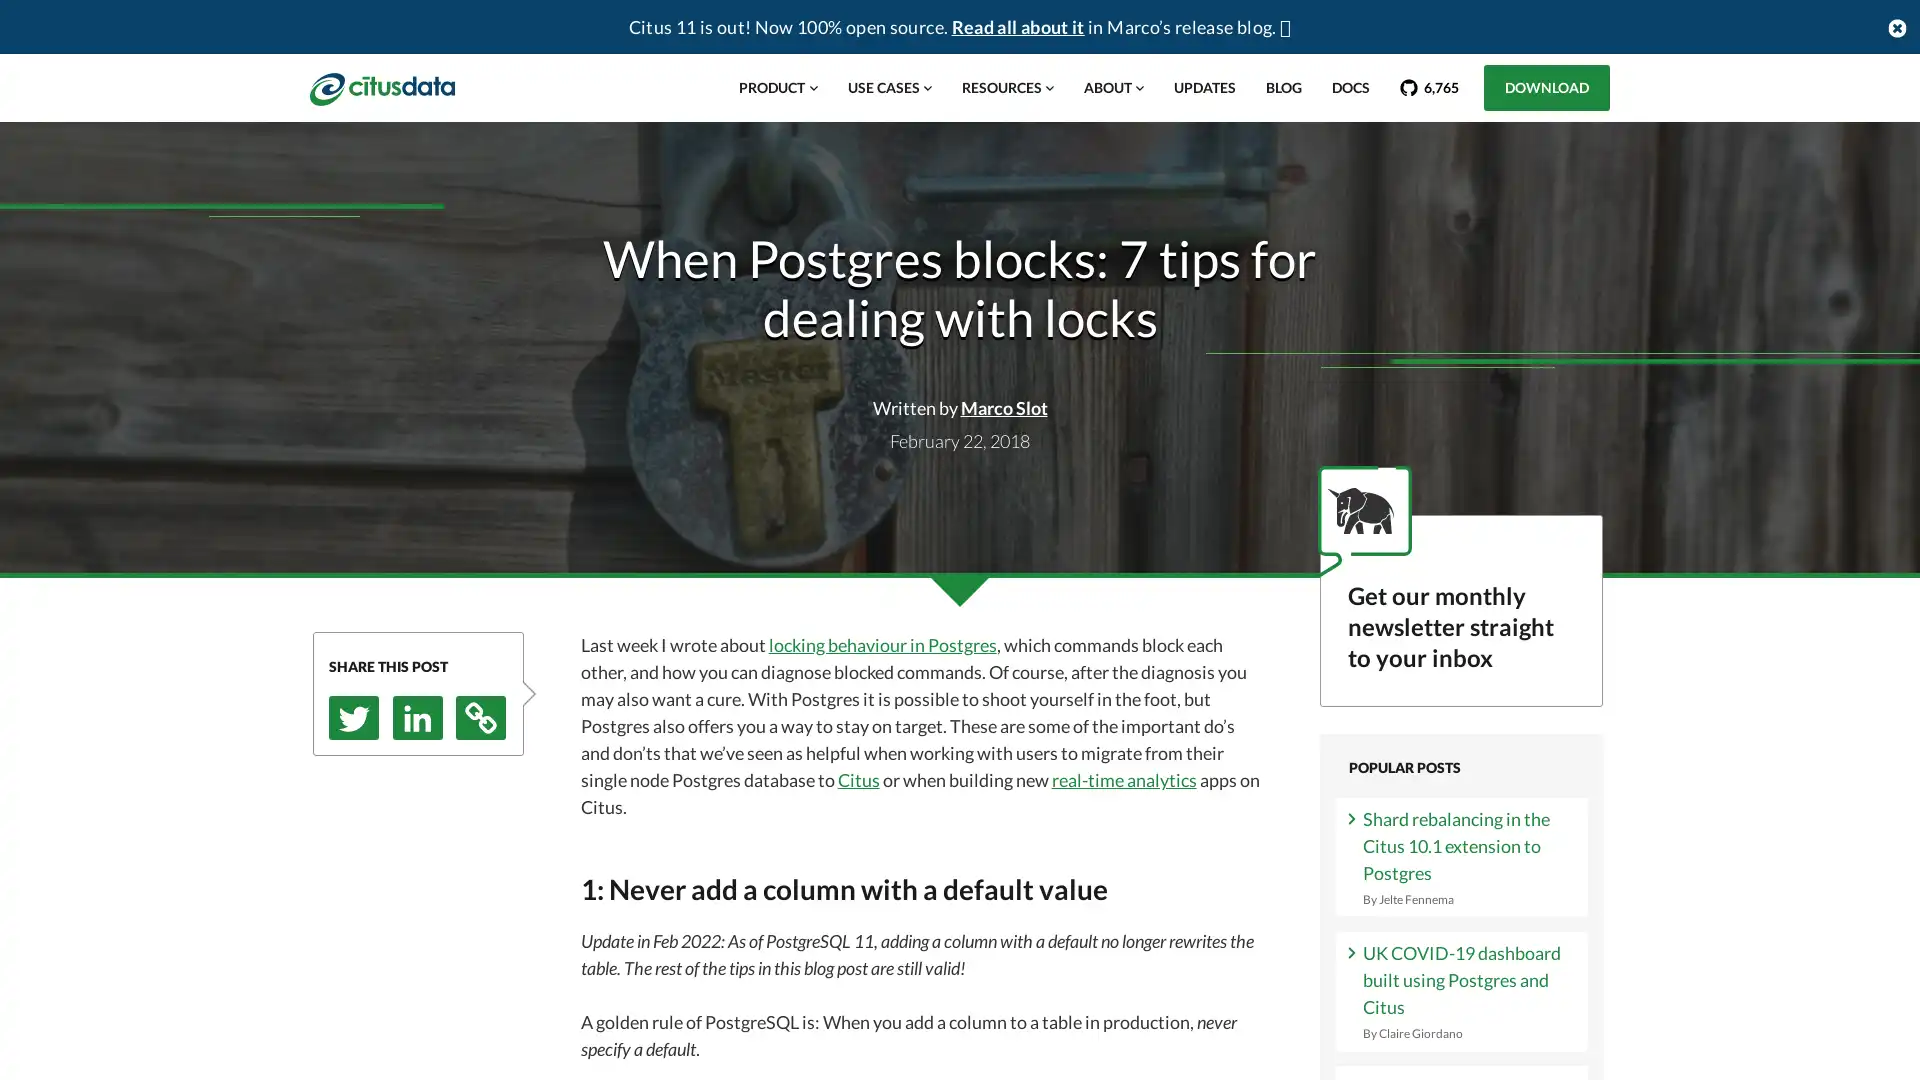 This screenshot has width=1920, height=1080. Describe the element at coordinates (1460, 818) in the screenshot. I see `SIGN ME UP` at that location.